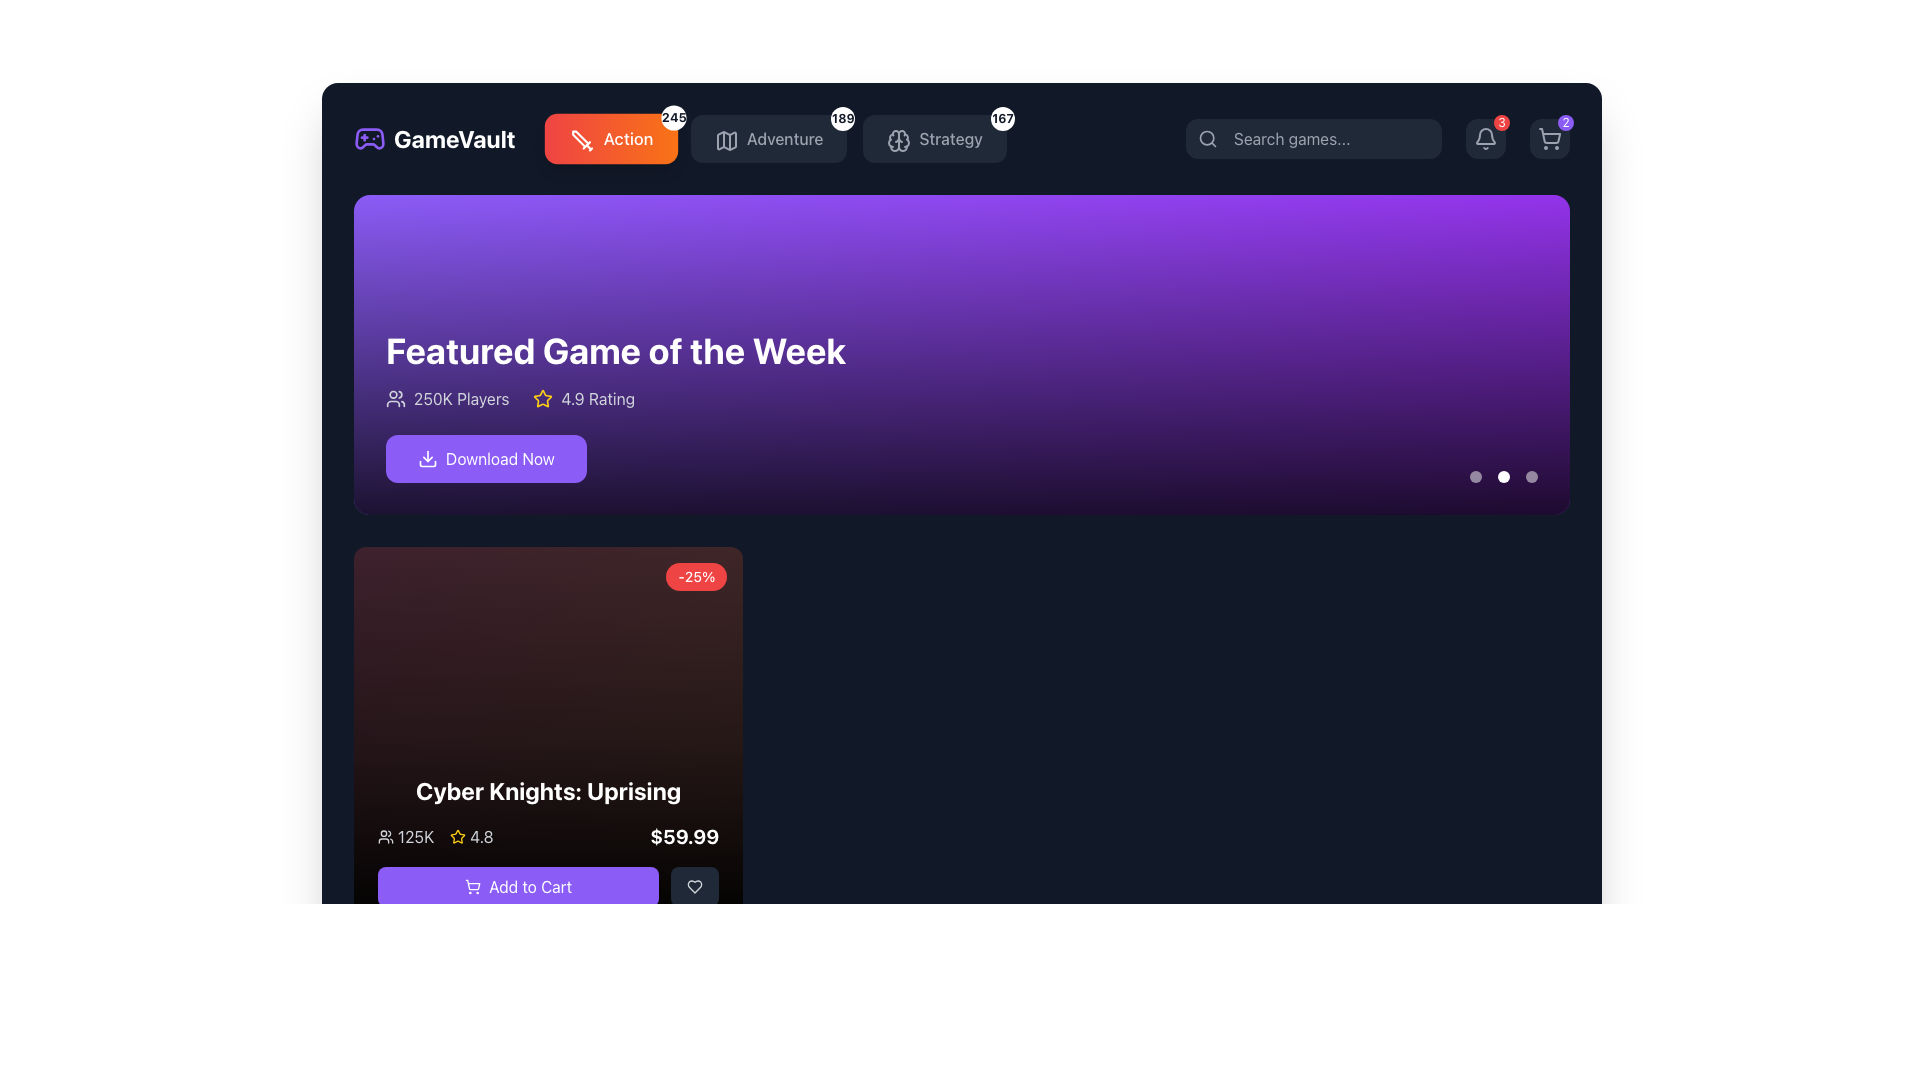 Image resolution: width=1920 pixels, height=1080 pixels. Describe the element at coordinates (610, 137) in the screenshot. I see `the rectangular button with a gradient background from red to orange, featuring a sword icon and the text 'Action' in white` at that location.